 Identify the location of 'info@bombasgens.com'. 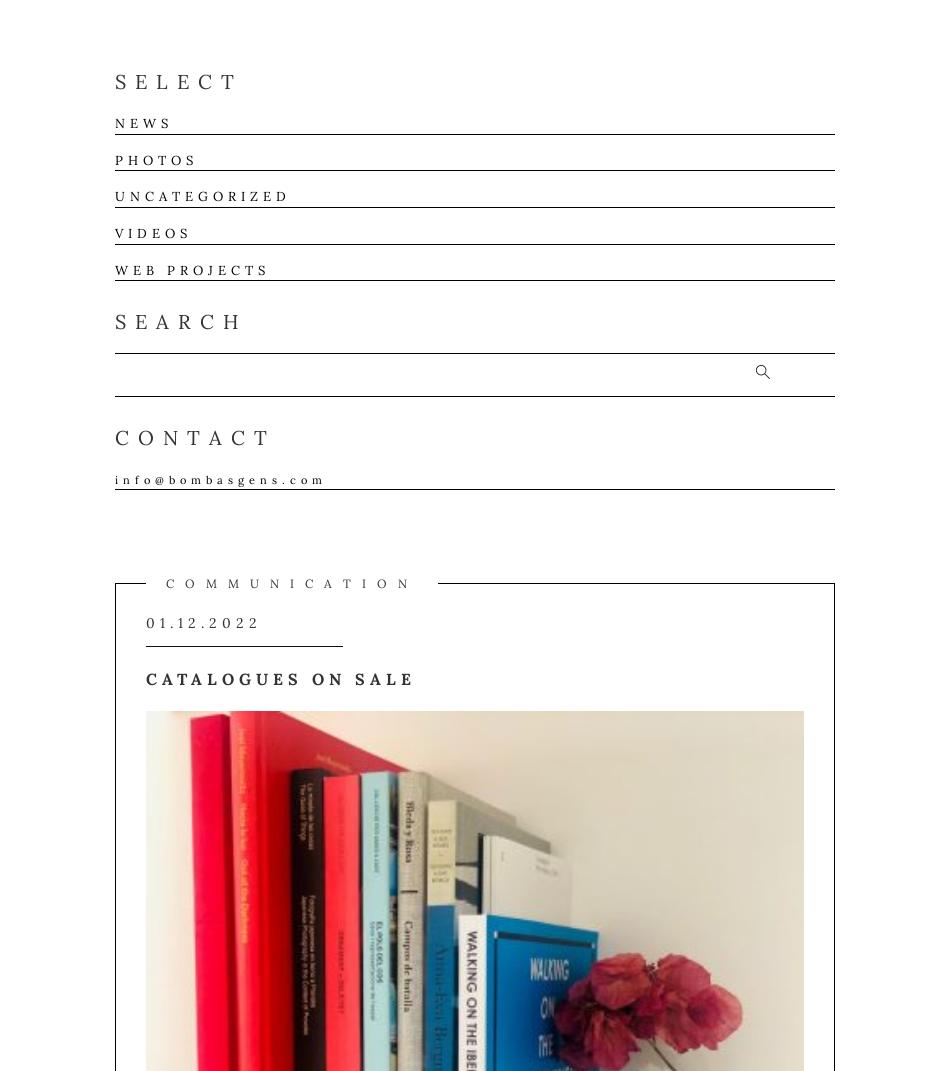
(220, 479).